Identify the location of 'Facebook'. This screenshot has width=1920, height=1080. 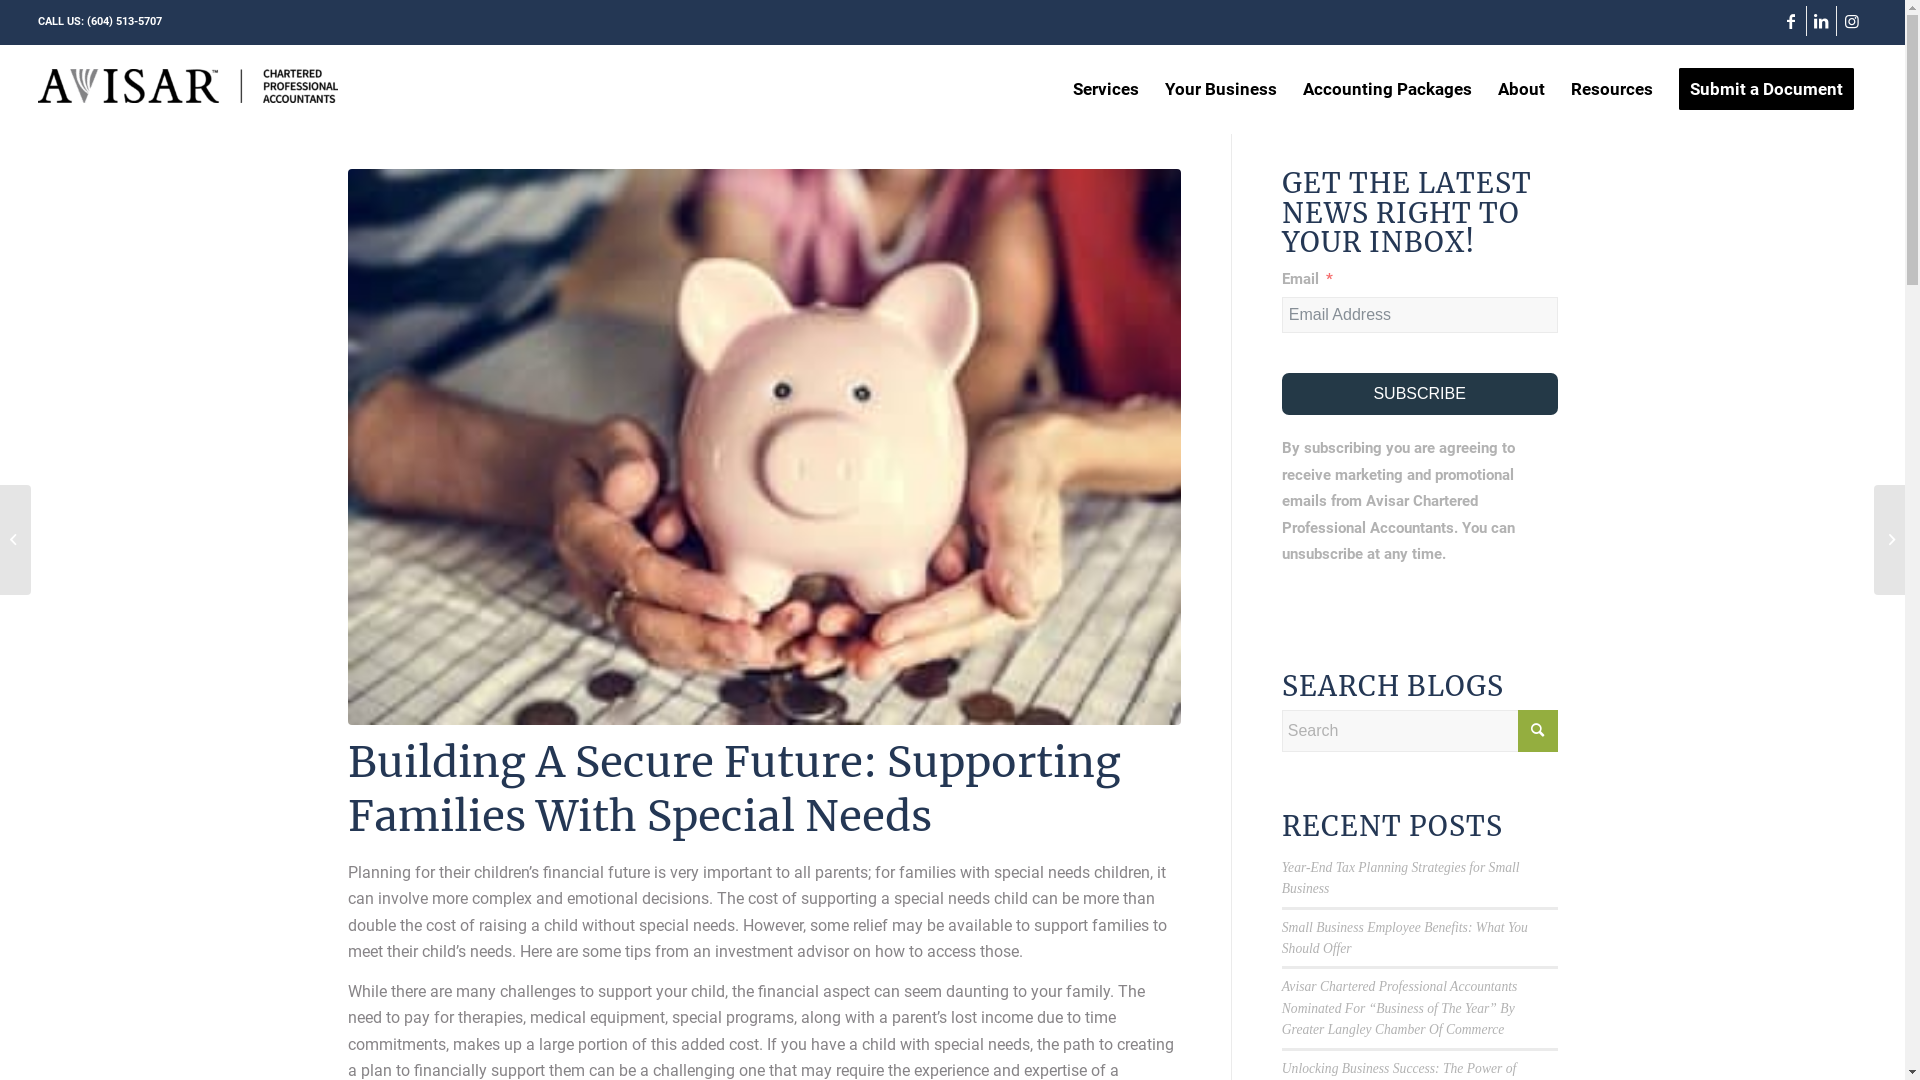
(1776, 20).